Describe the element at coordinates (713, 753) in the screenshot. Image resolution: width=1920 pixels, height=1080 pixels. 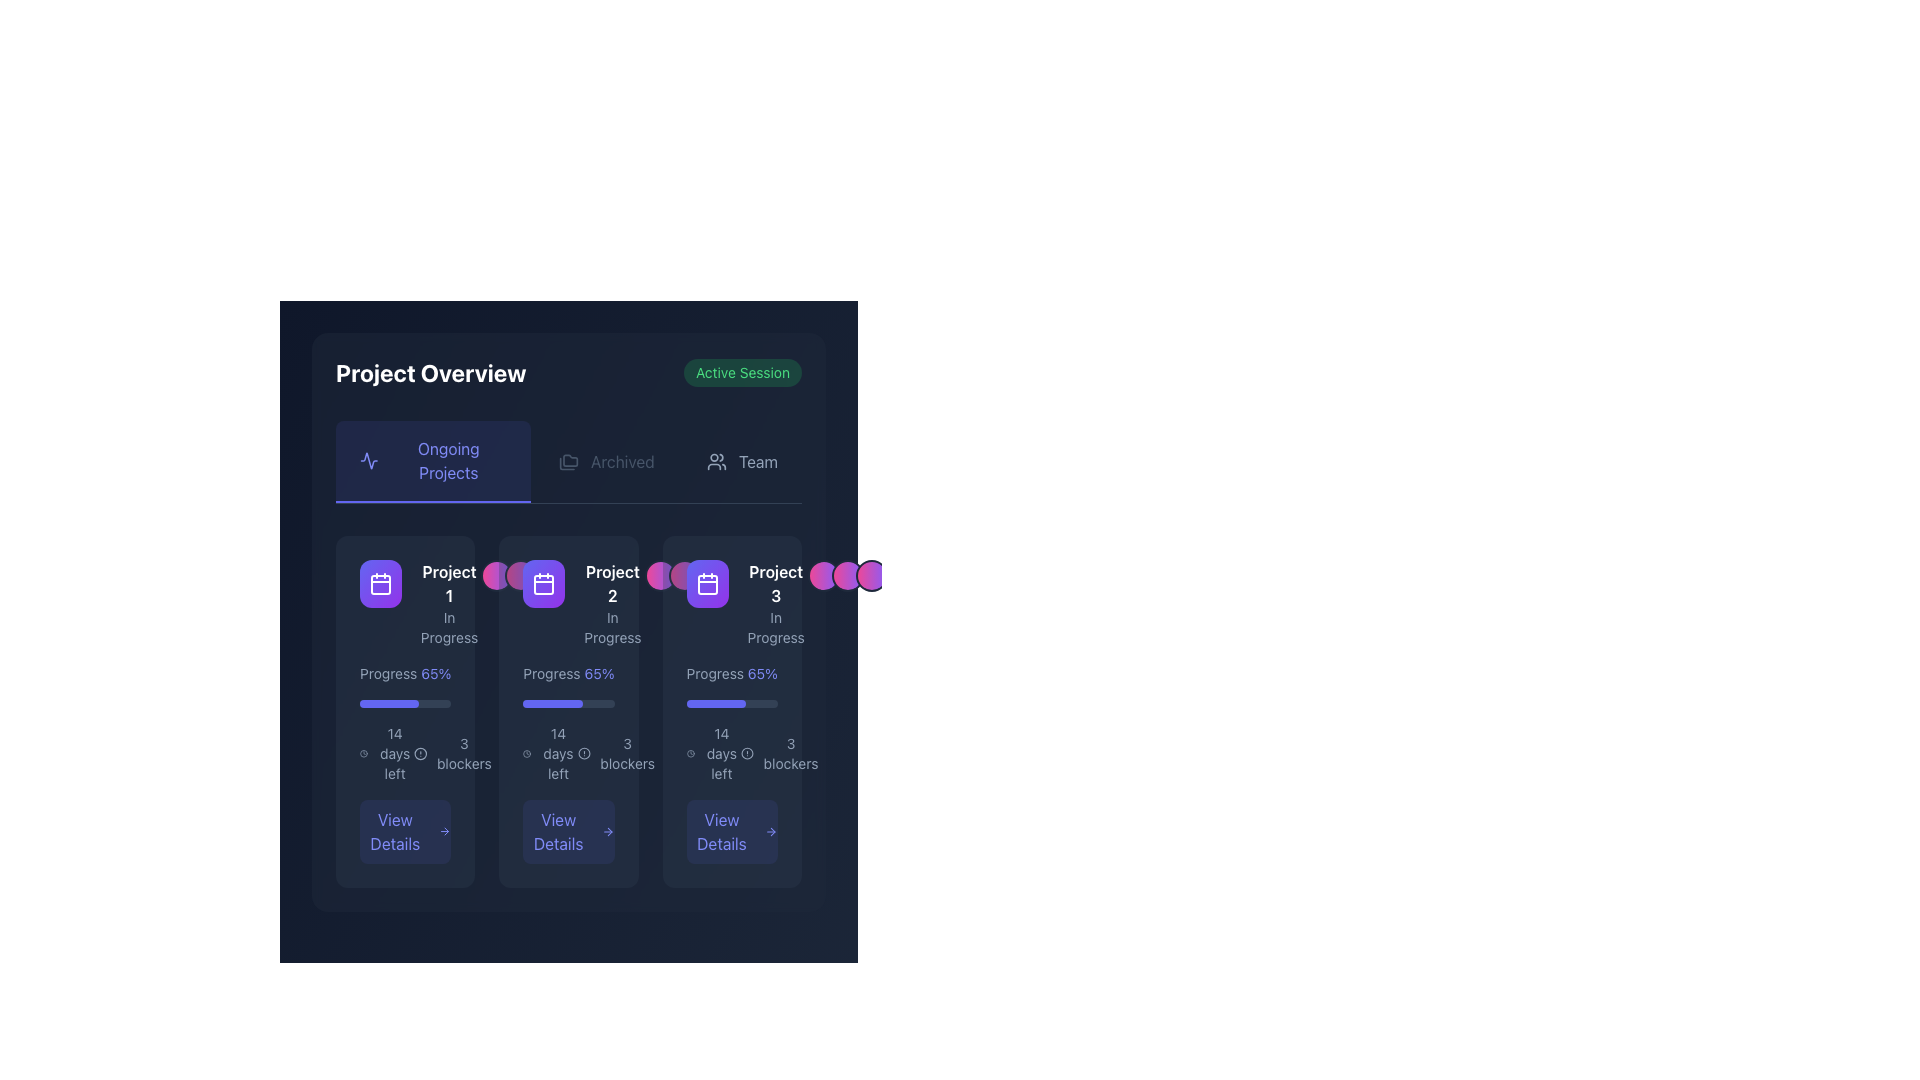
I see `the Text with icon label that displays the remaining time (14 days) for the Project 3 task in the Ongoing Projects section of the dashboard` at that location.